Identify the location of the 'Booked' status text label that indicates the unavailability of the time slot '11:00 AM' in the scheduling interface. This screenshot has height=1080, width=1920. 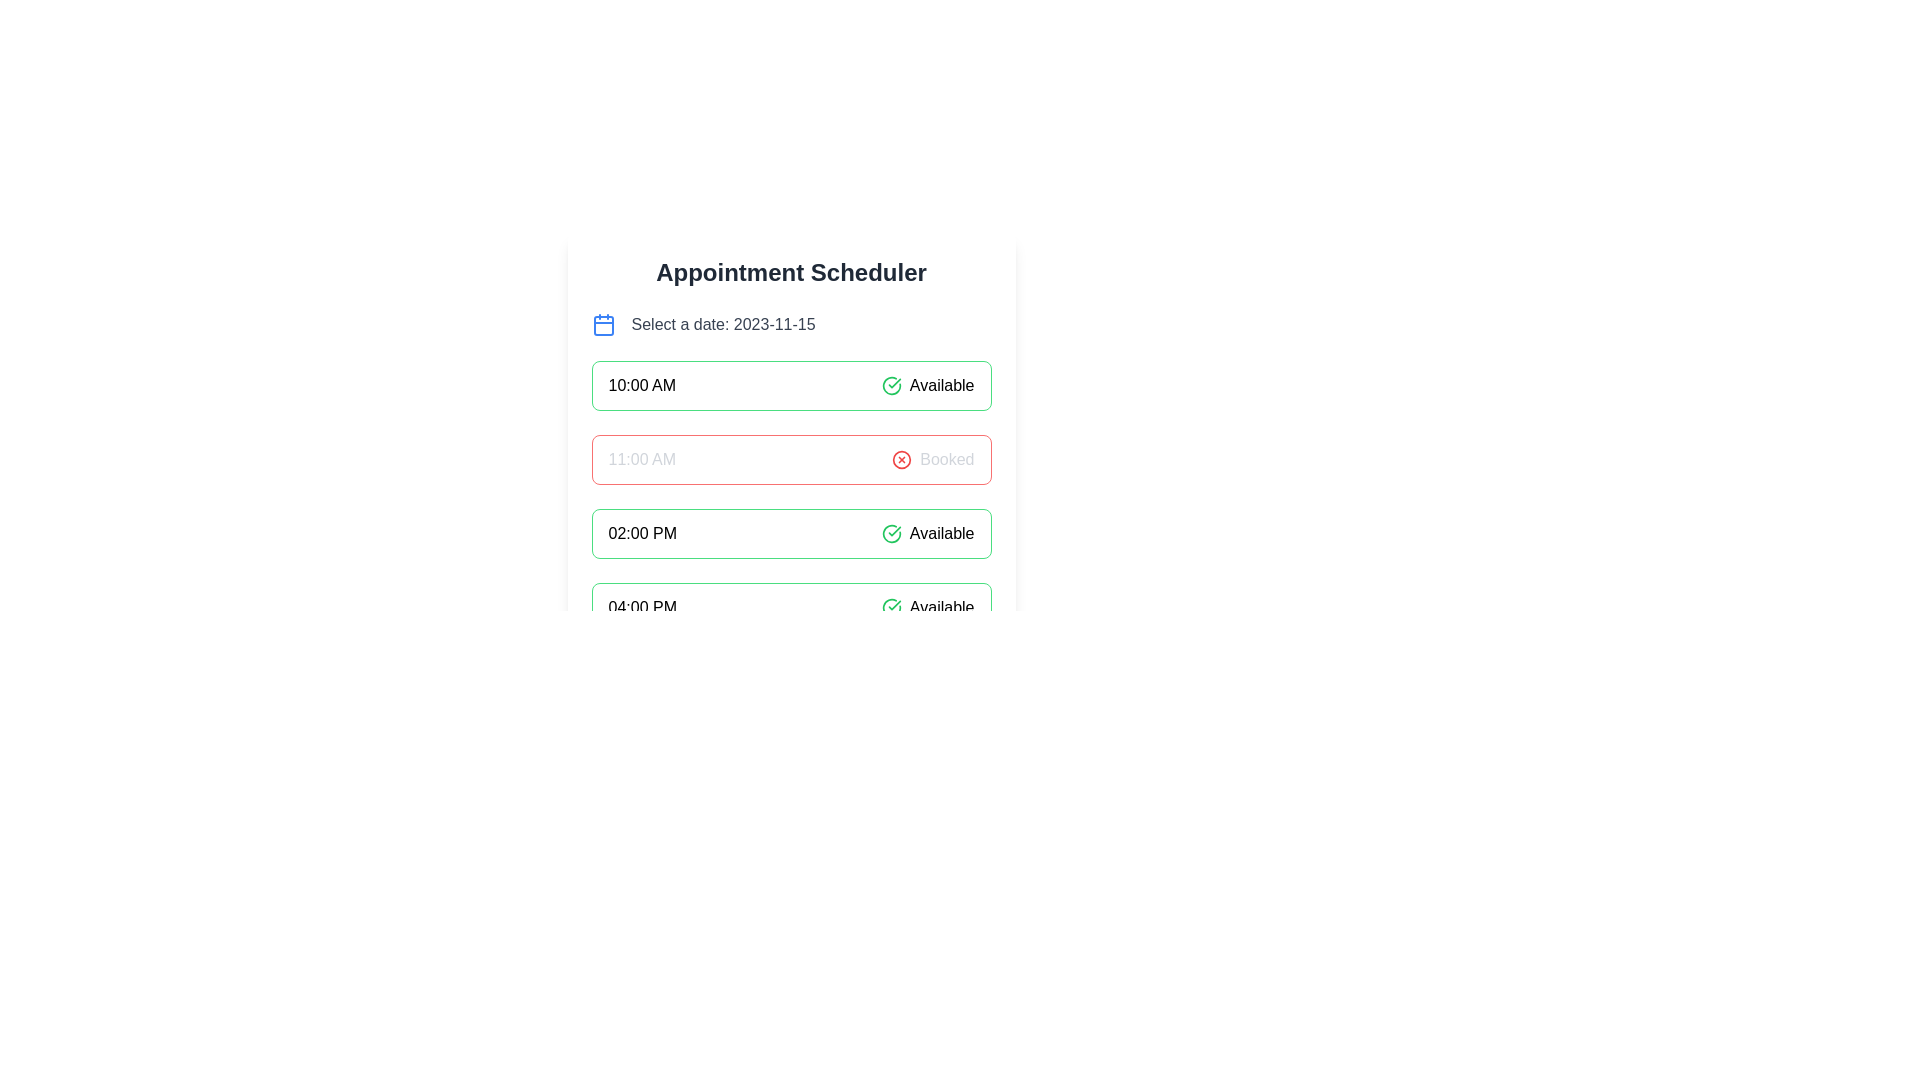
(946, 459).